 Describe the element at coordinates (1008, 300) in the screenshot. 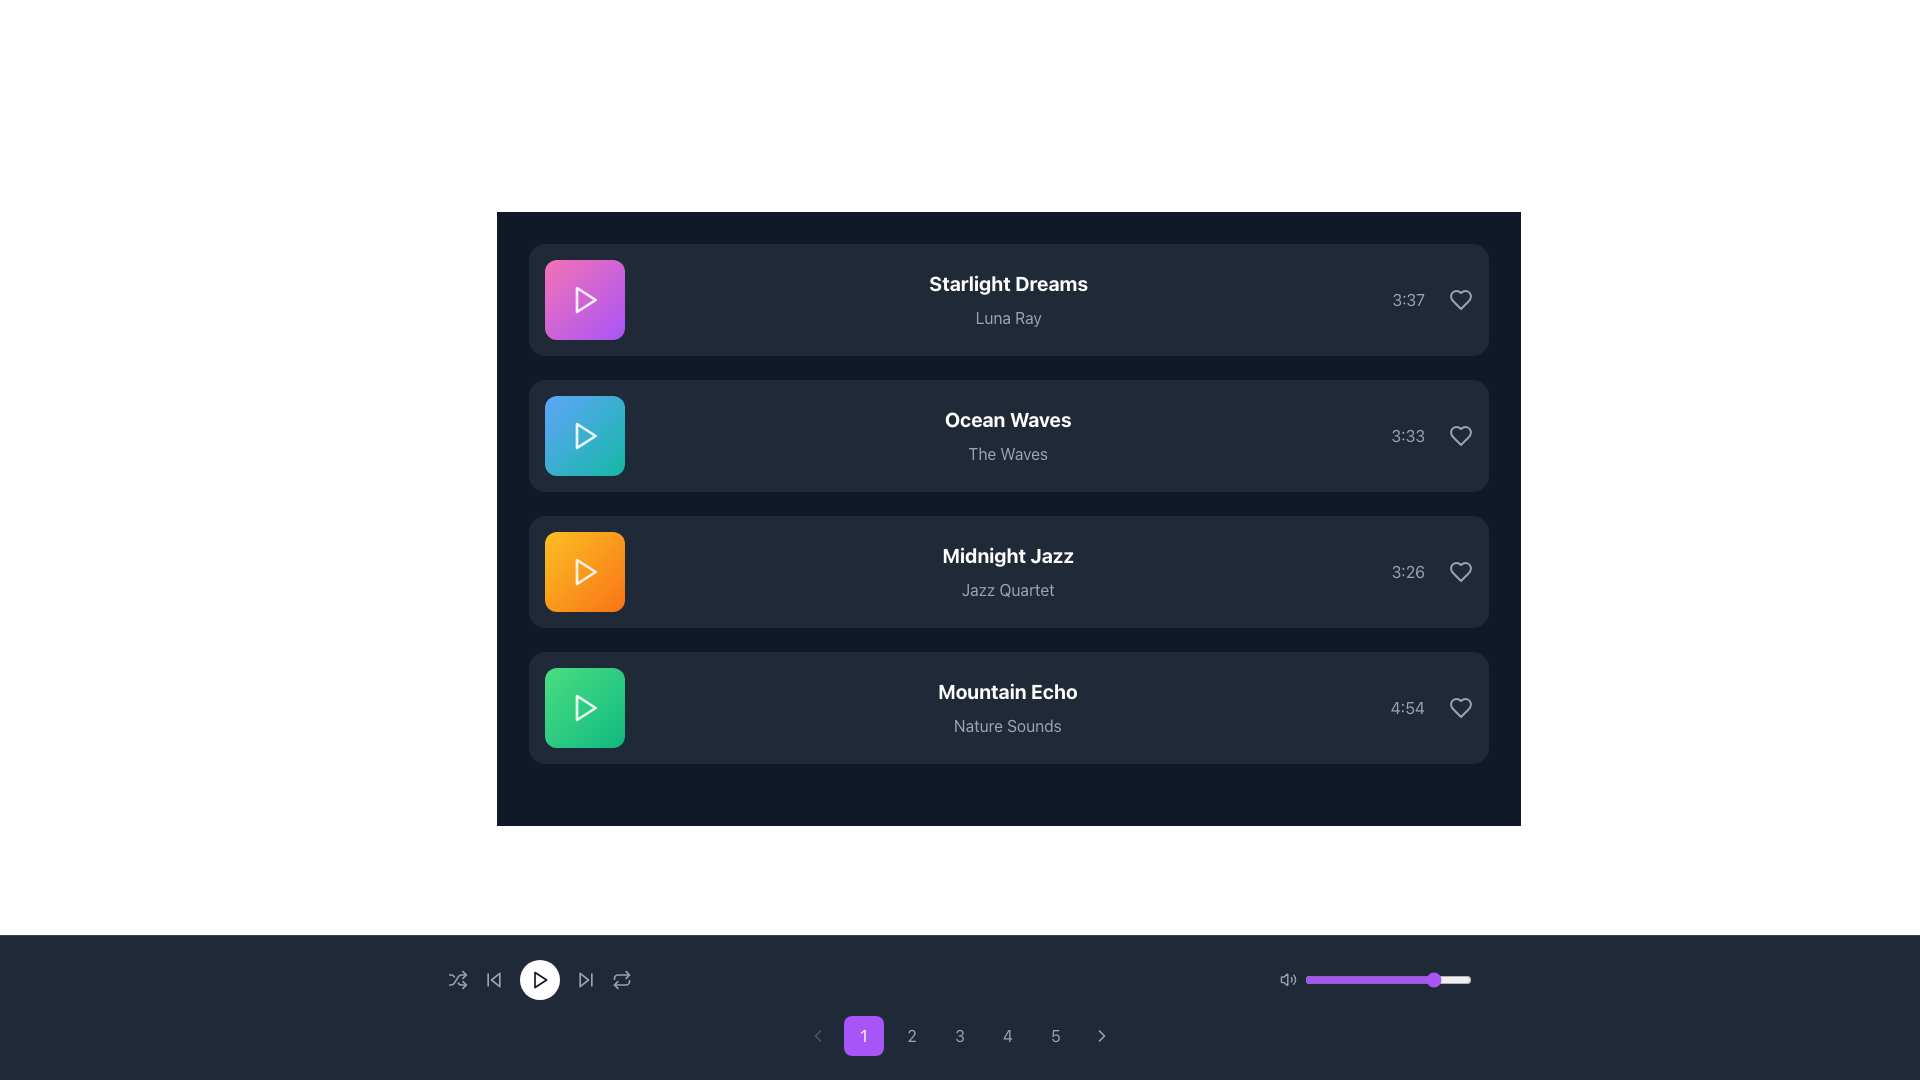

I see `contents of the text display that shows the title and artist of the song, located in the first item of the list, to the right of the circular gradient icon and to the left of the duration label '3:37'` at that location.